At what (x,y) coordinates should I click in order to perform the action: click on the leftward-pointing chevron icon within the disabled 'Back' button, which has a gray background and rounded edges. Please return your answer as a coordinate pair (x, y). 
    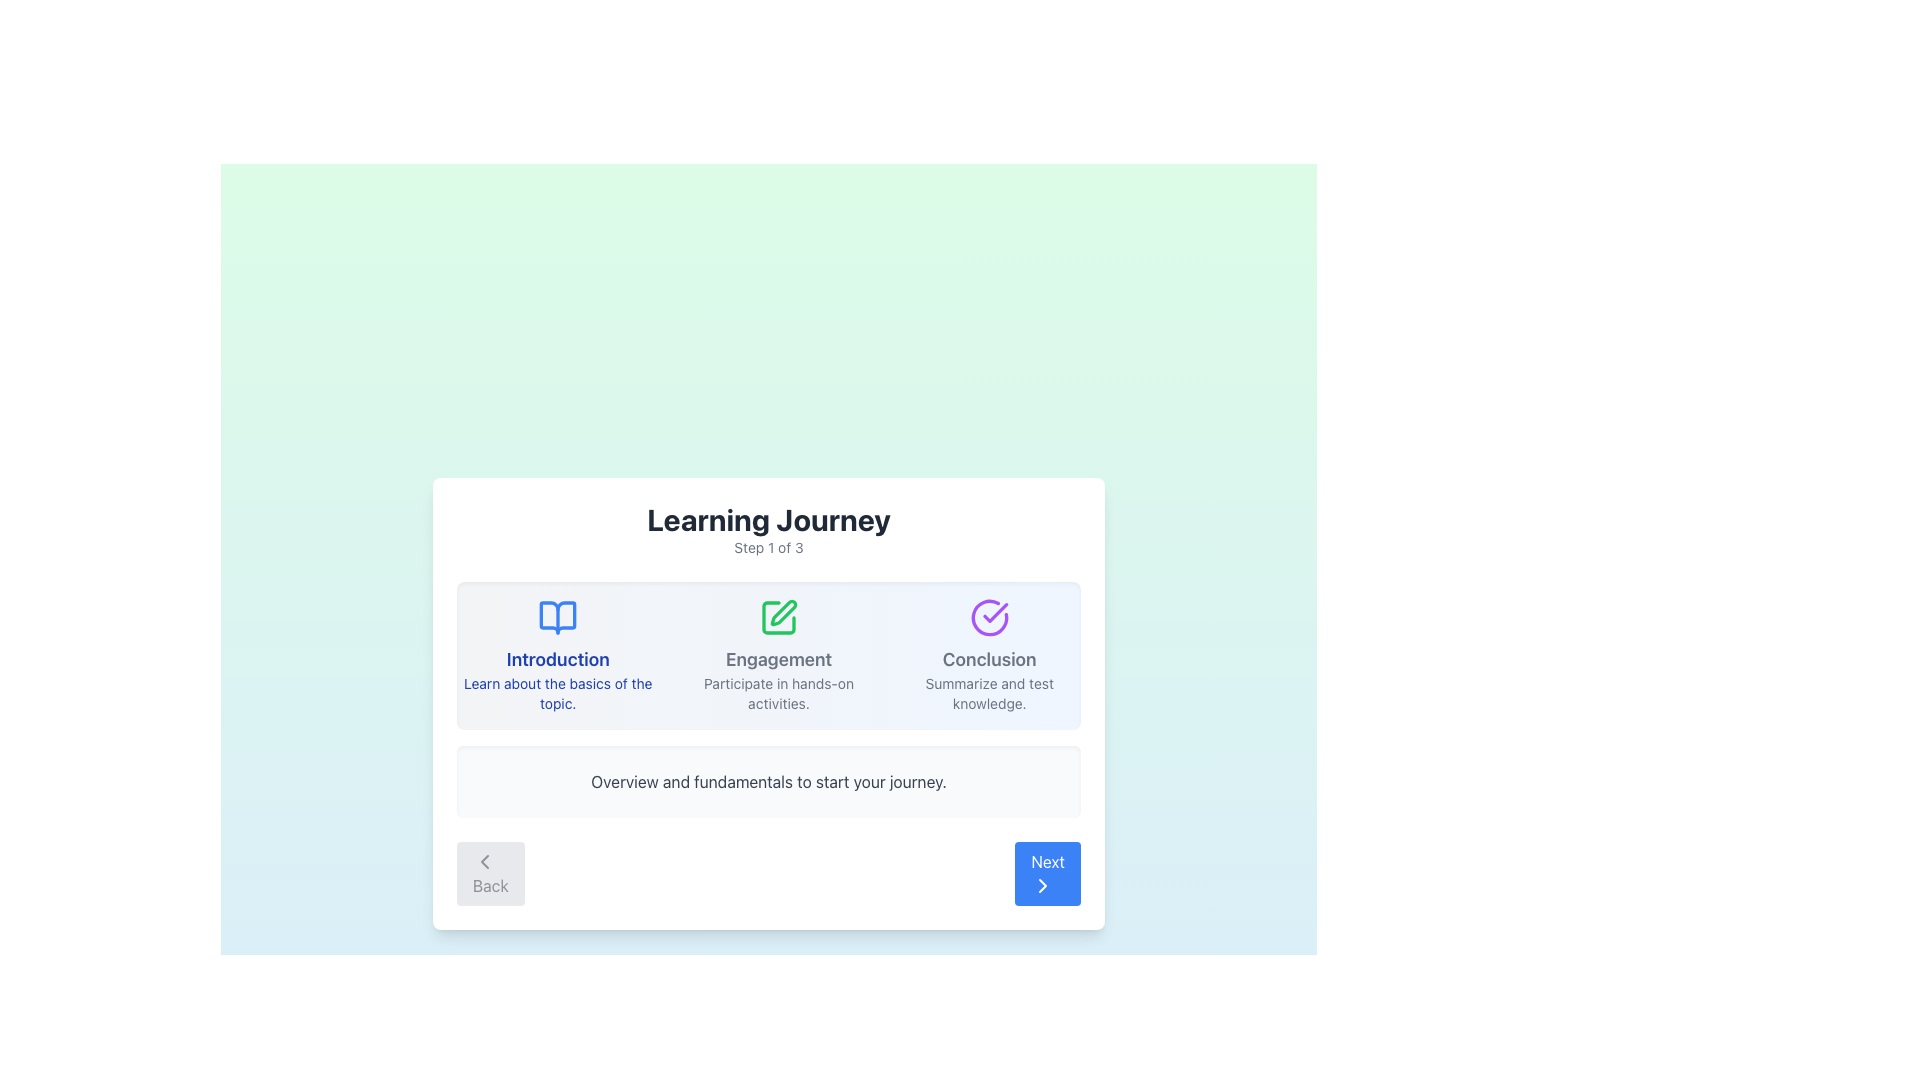
    Looking at the image, I should click on (484, 860).